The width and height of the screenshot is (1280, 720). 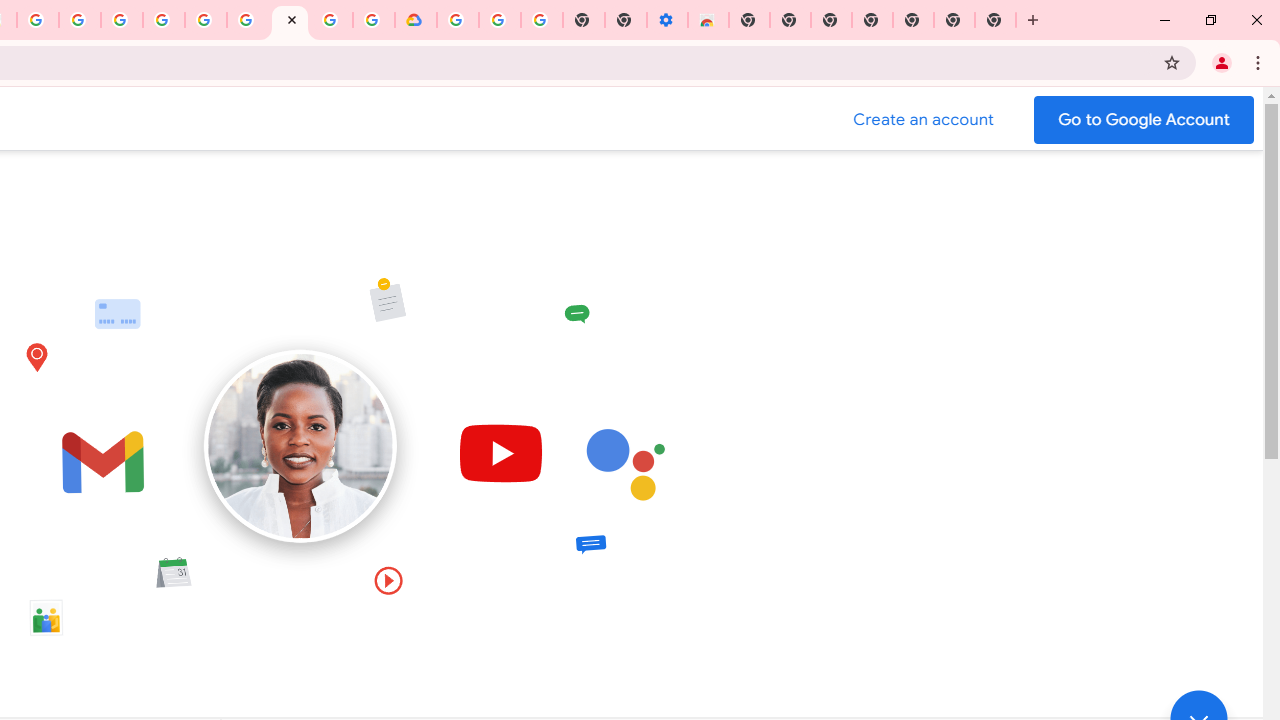 What do you see at coordinates (995, 20) in the screenshot?
I see `'New Tab'` at bounding box center [995, 20].